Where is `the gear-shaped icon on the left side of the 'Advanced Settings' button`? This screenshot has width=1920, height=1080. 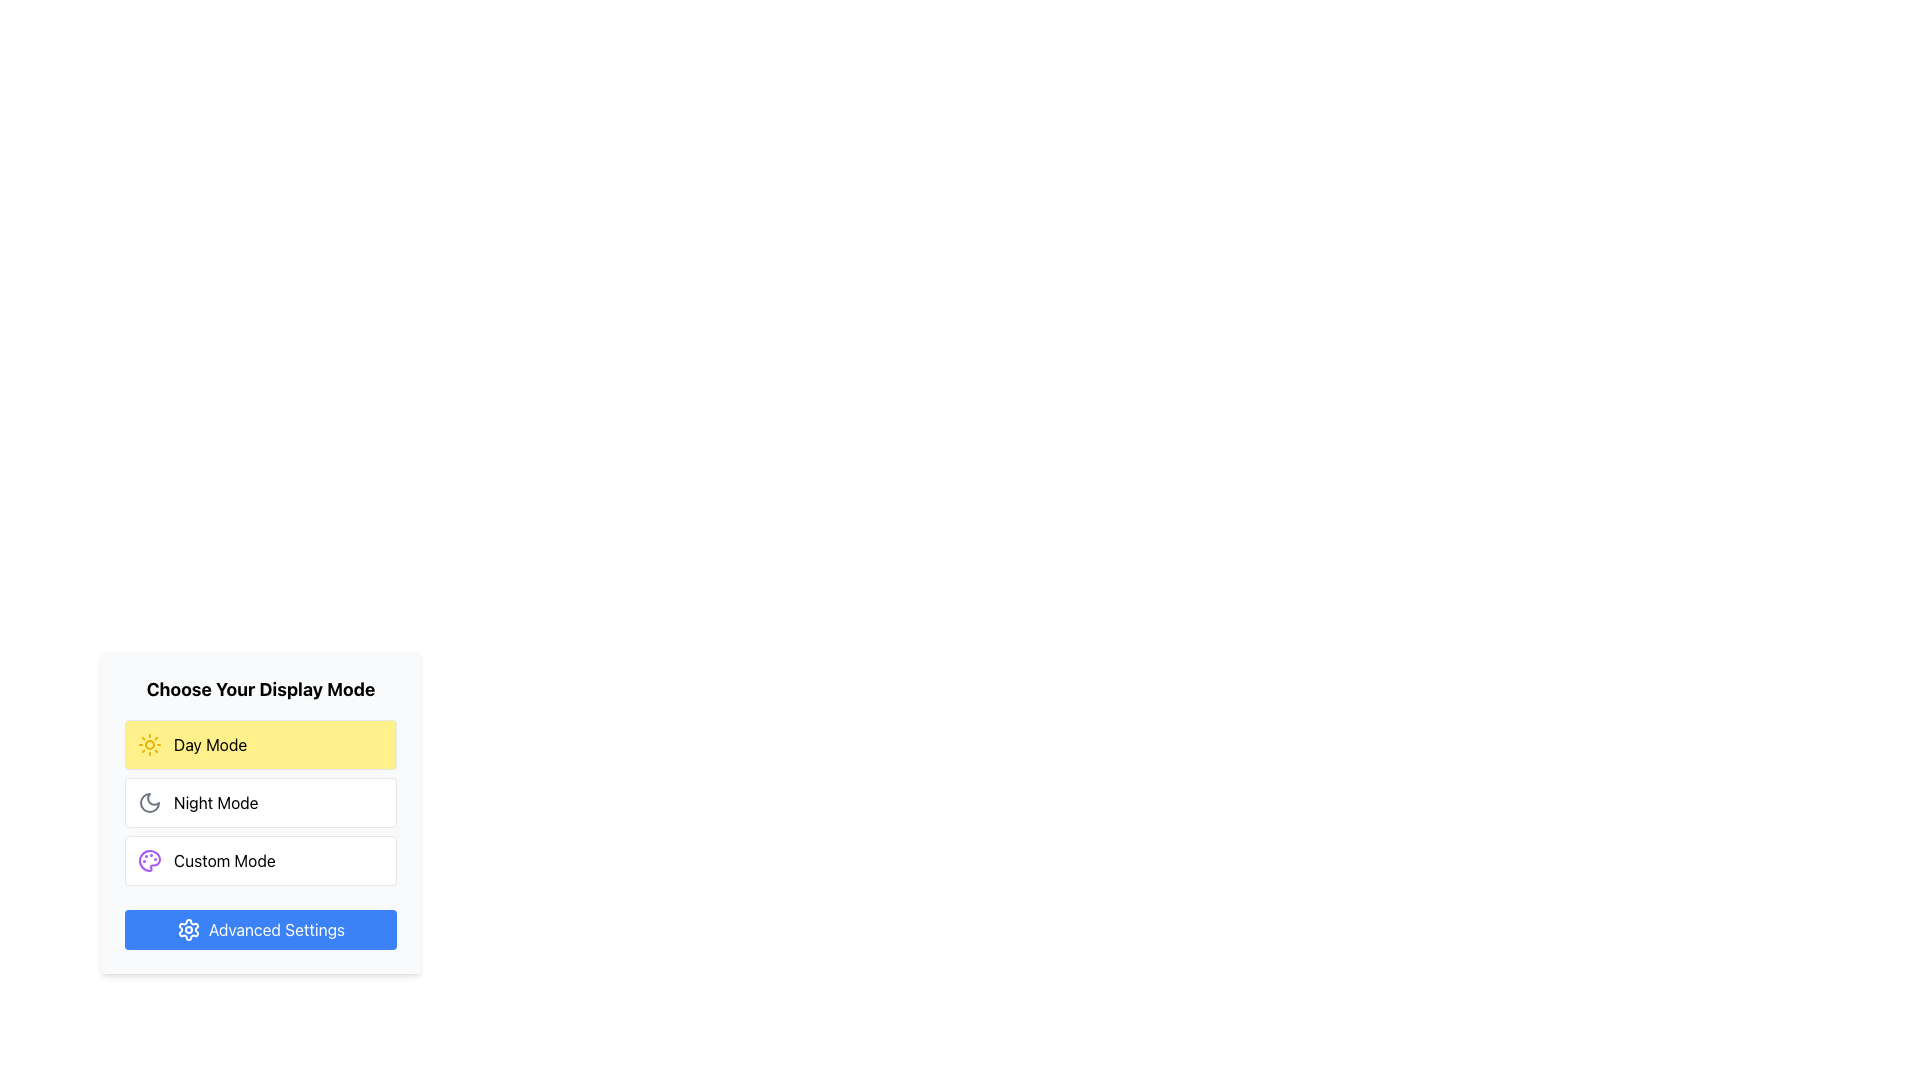 the gear-shaped icon on the left side of the 'Advanced Settings' button is located at coordinates (188, 929).